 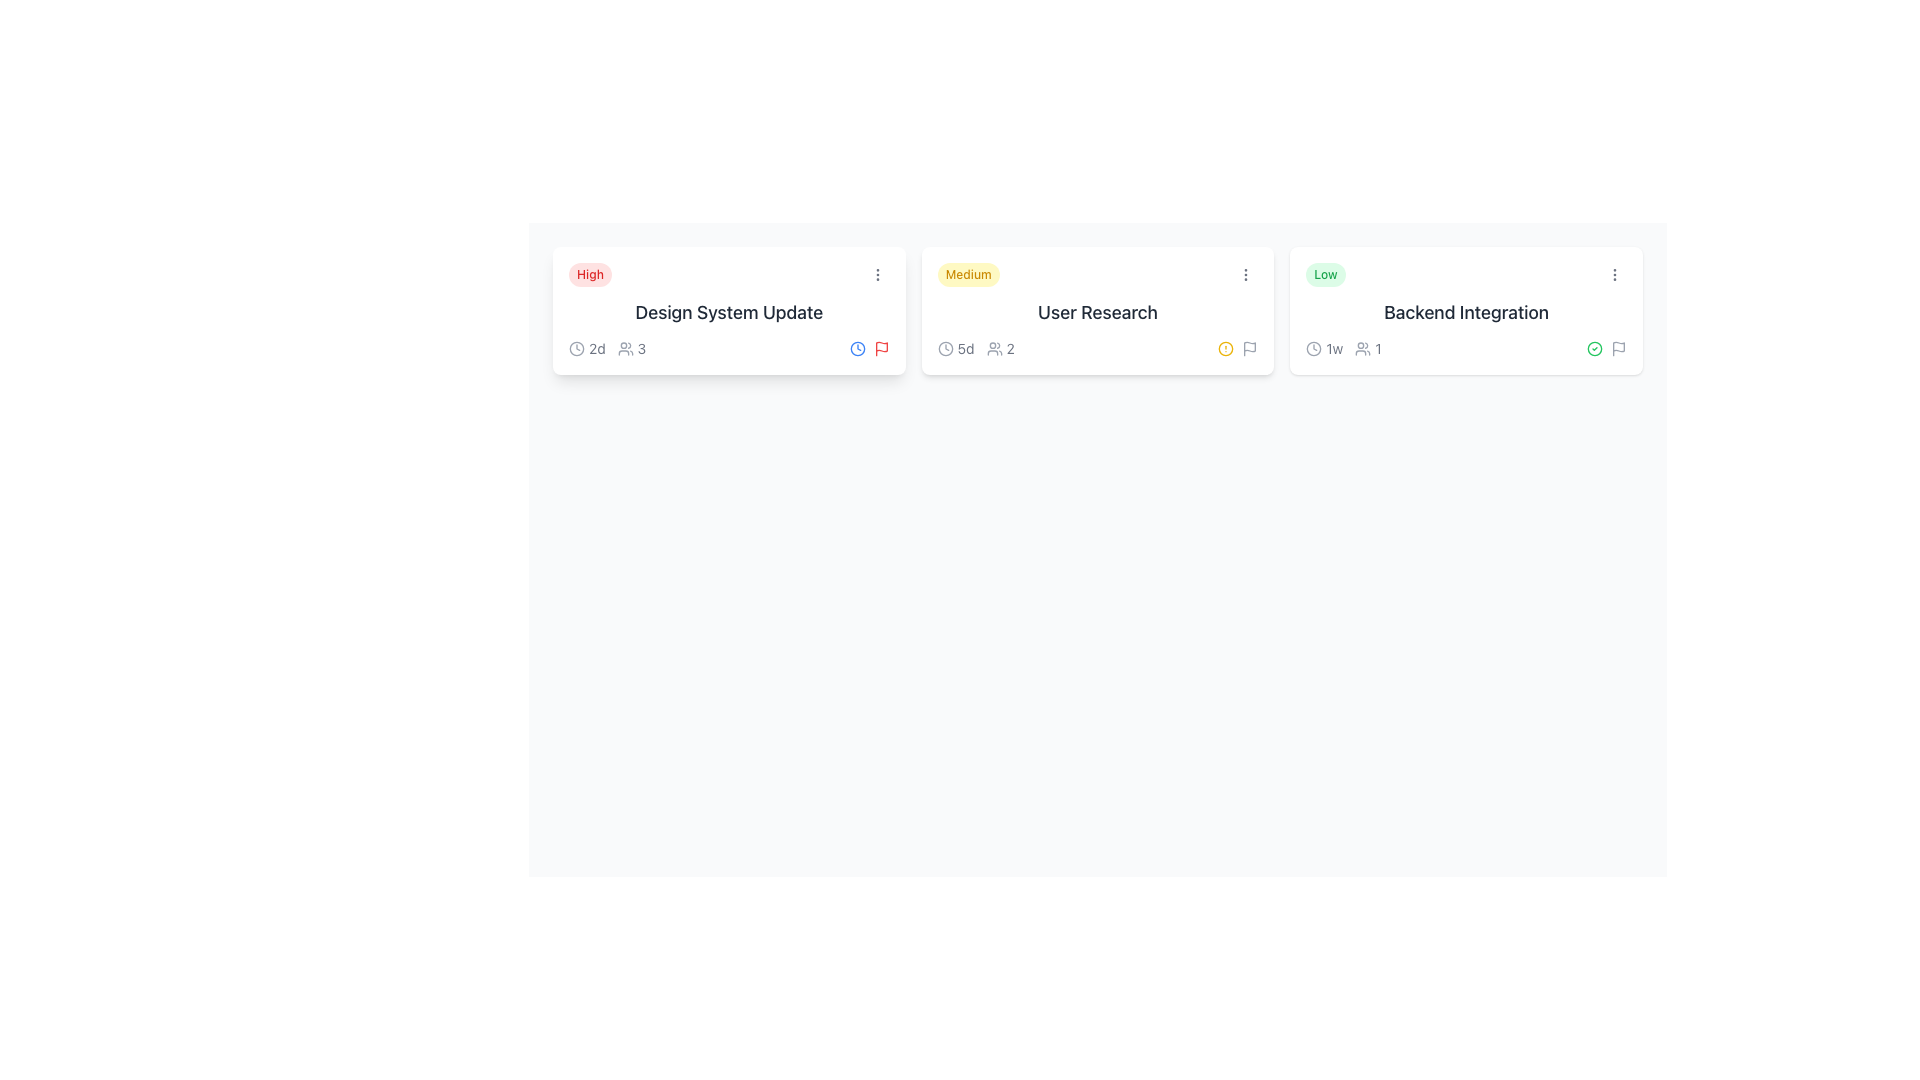 I want to click on the composite display element containing an icon and text group that shows task metadata, located at the bottom-left corner of the 'Design System Update' card, so click(x=606, y=347).